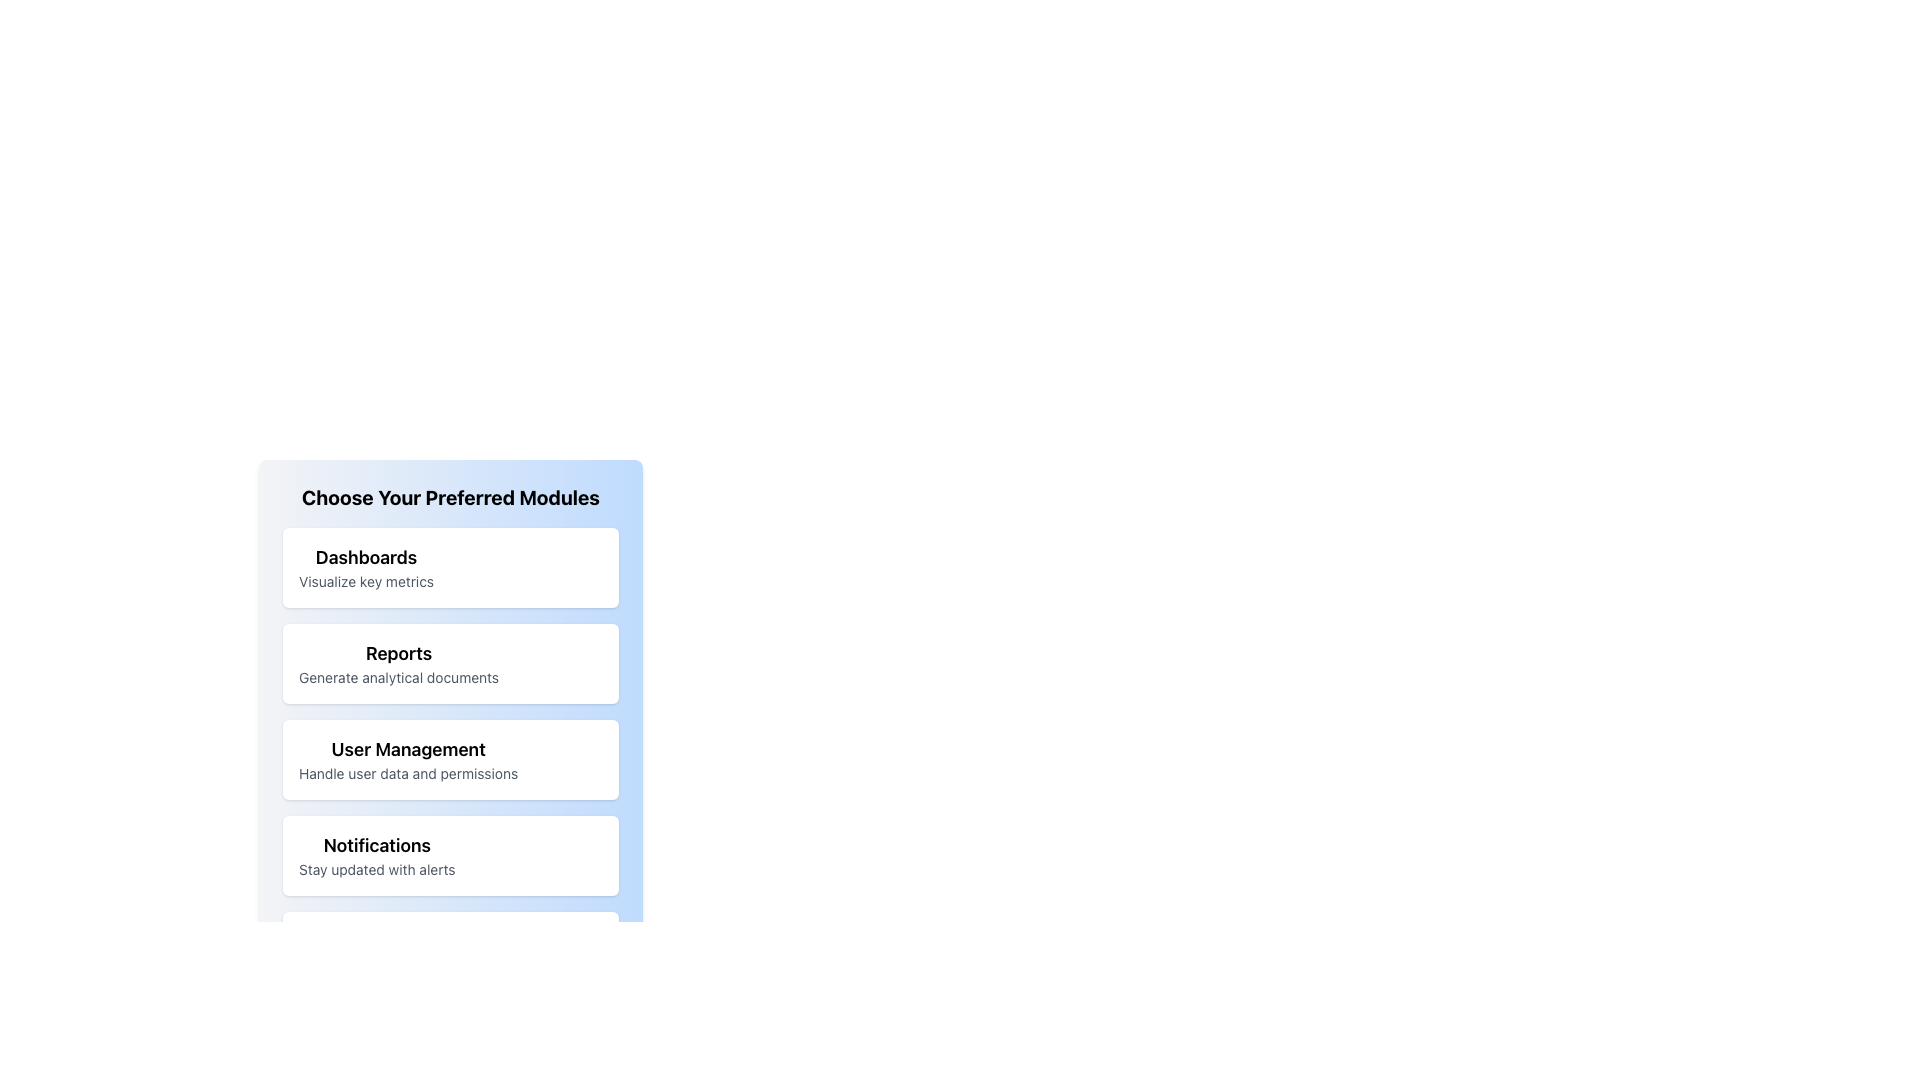  What do you see at coordinates (366, 558) in the screenshot?
I see `the Text label that serves as the title for the 'Dashboards' option, located at the top of the 'Choose Your Preferred Modules' list` at bounding box center [366, 558].